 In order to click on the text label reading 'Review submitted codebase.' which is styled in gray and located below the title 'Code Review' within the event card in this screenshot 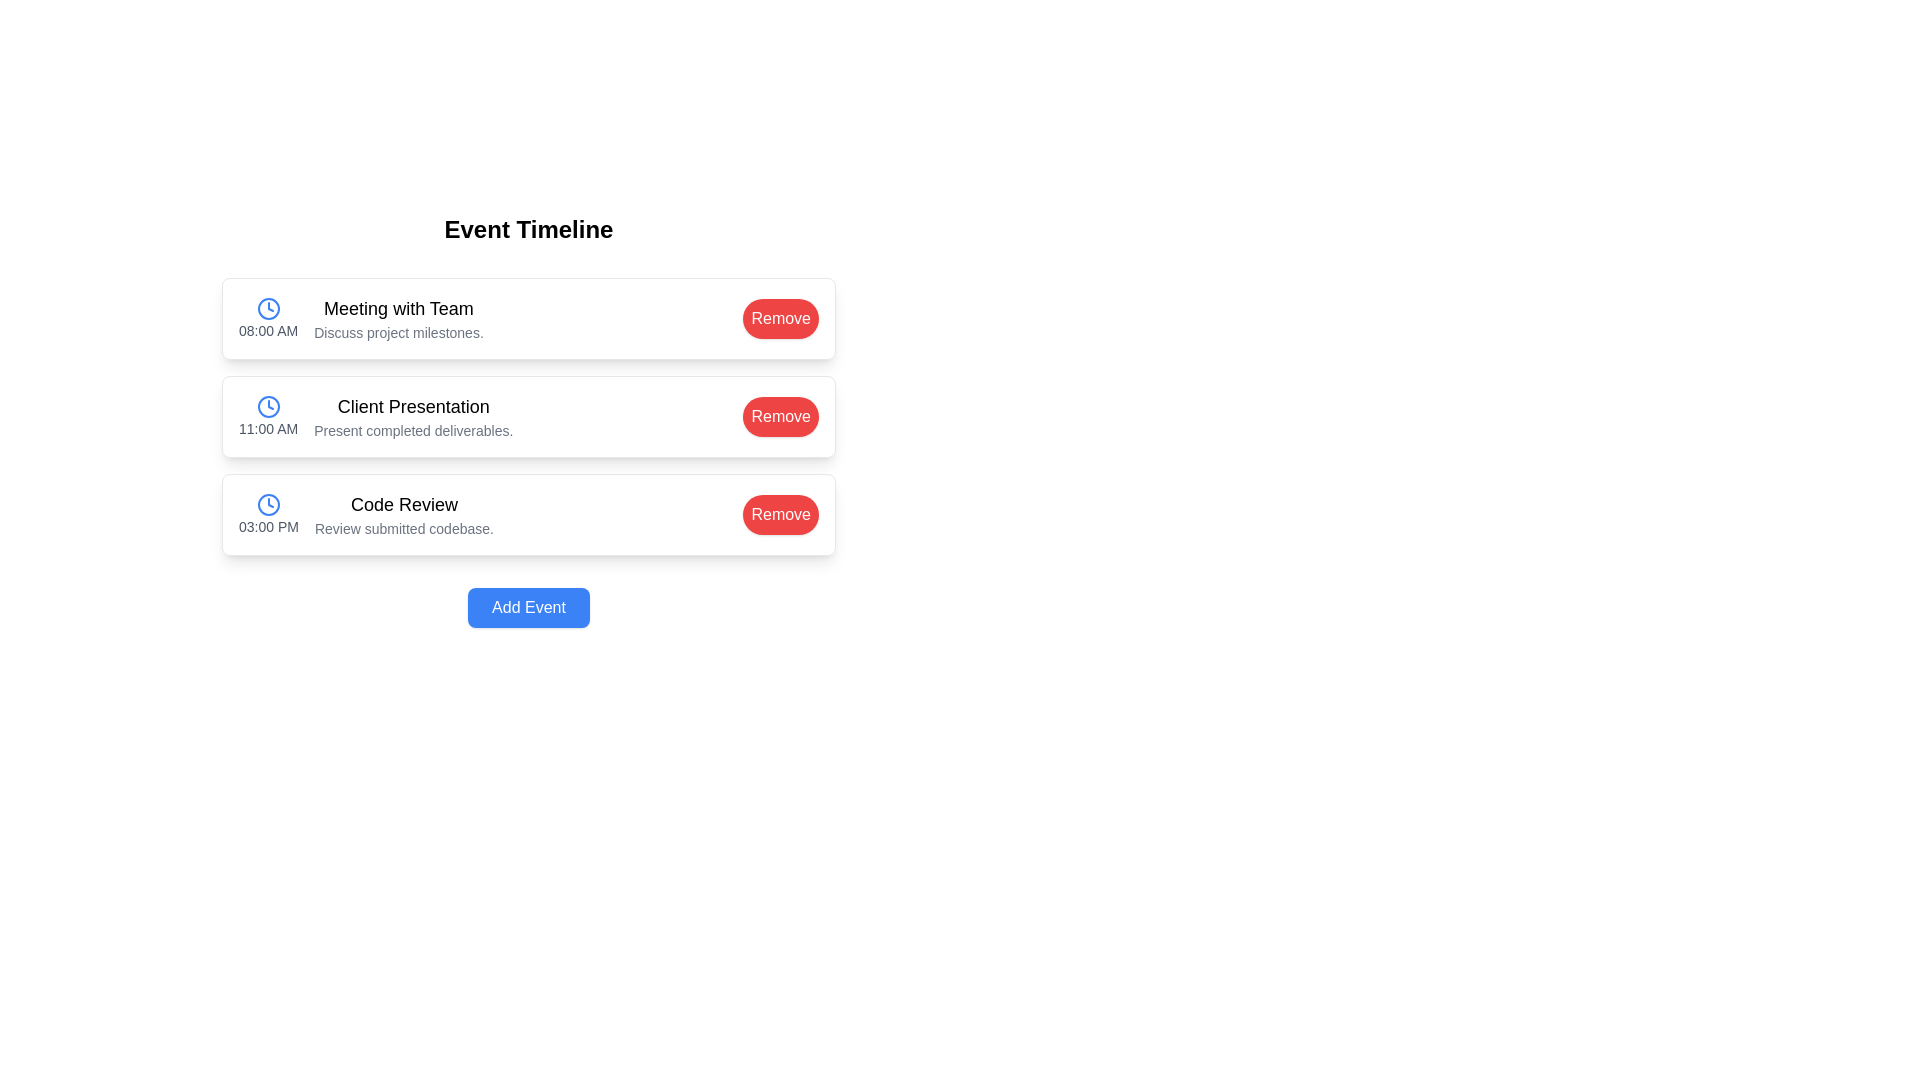, I will do `click(403, 527)`.